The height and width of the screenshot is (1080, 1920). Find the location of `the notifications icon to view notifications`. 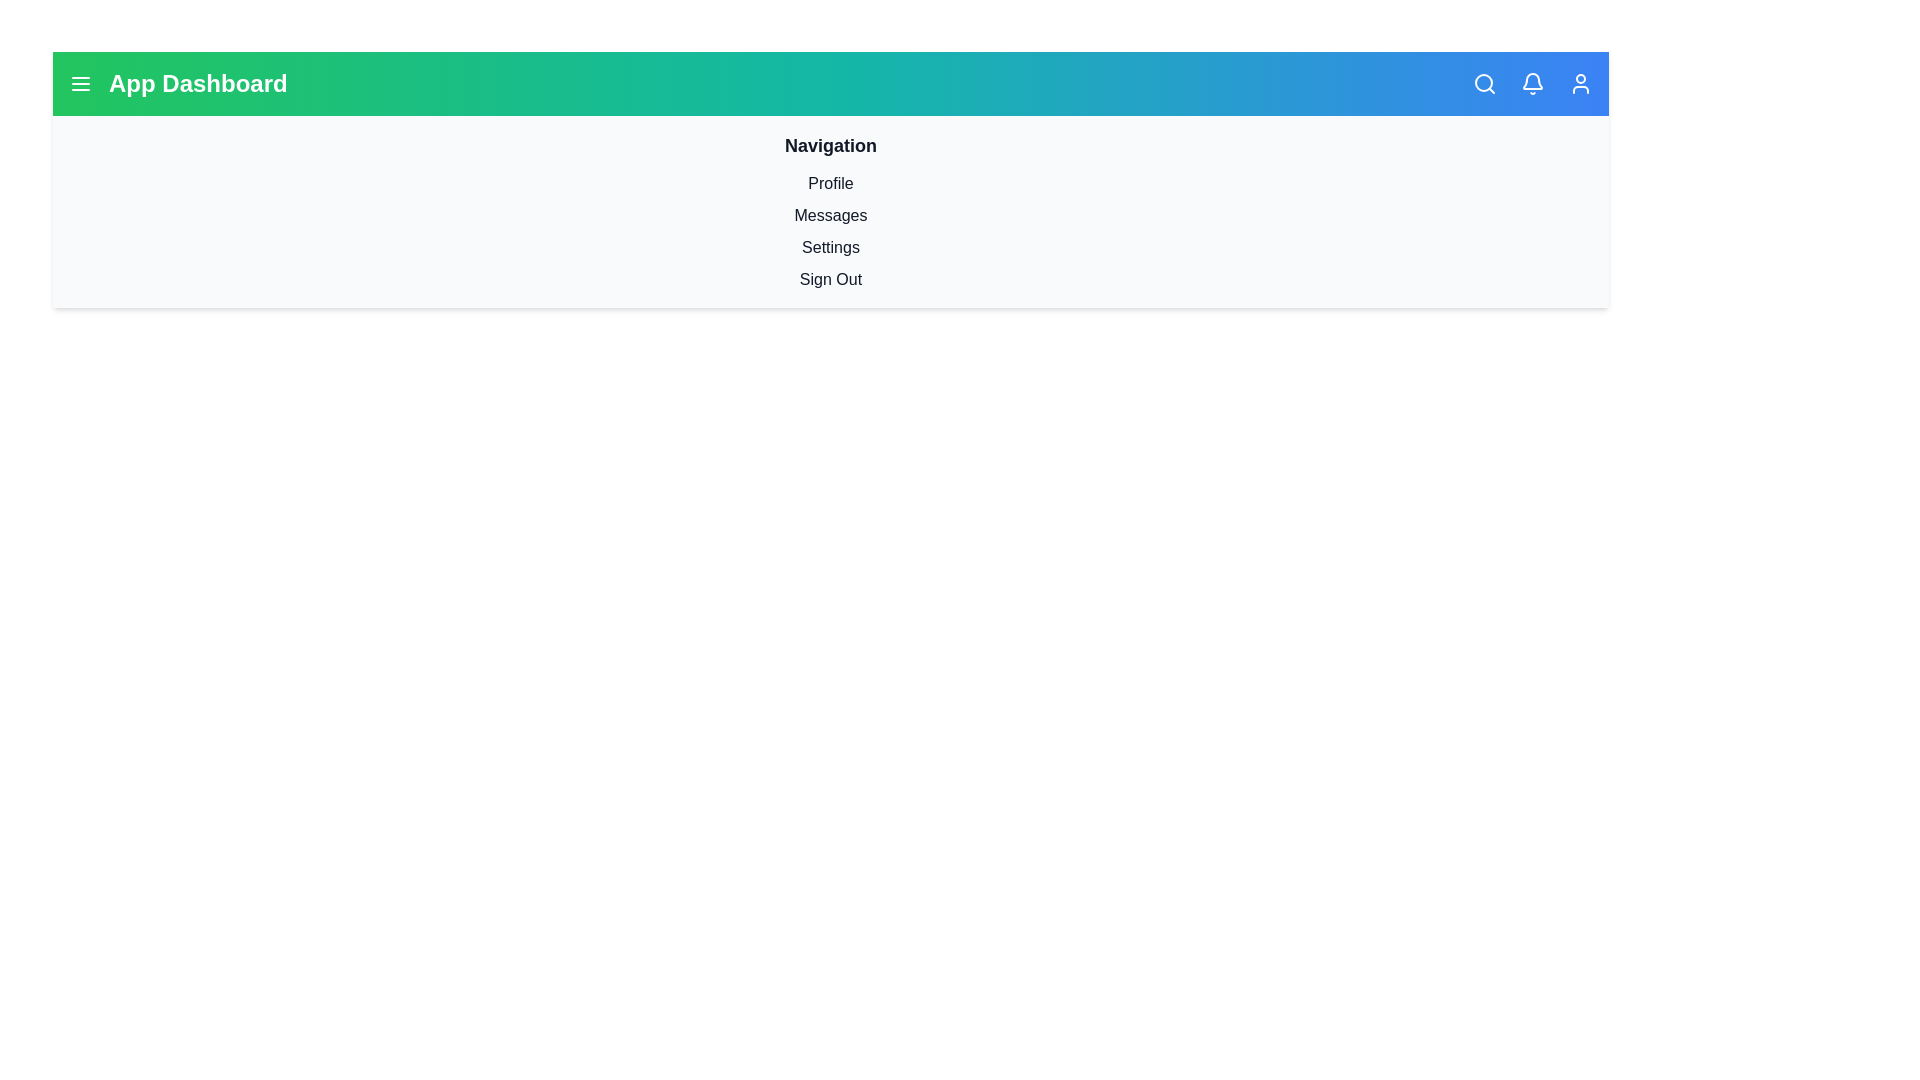

the notifications icon to view notifications is located at coordinates (1531, 83).